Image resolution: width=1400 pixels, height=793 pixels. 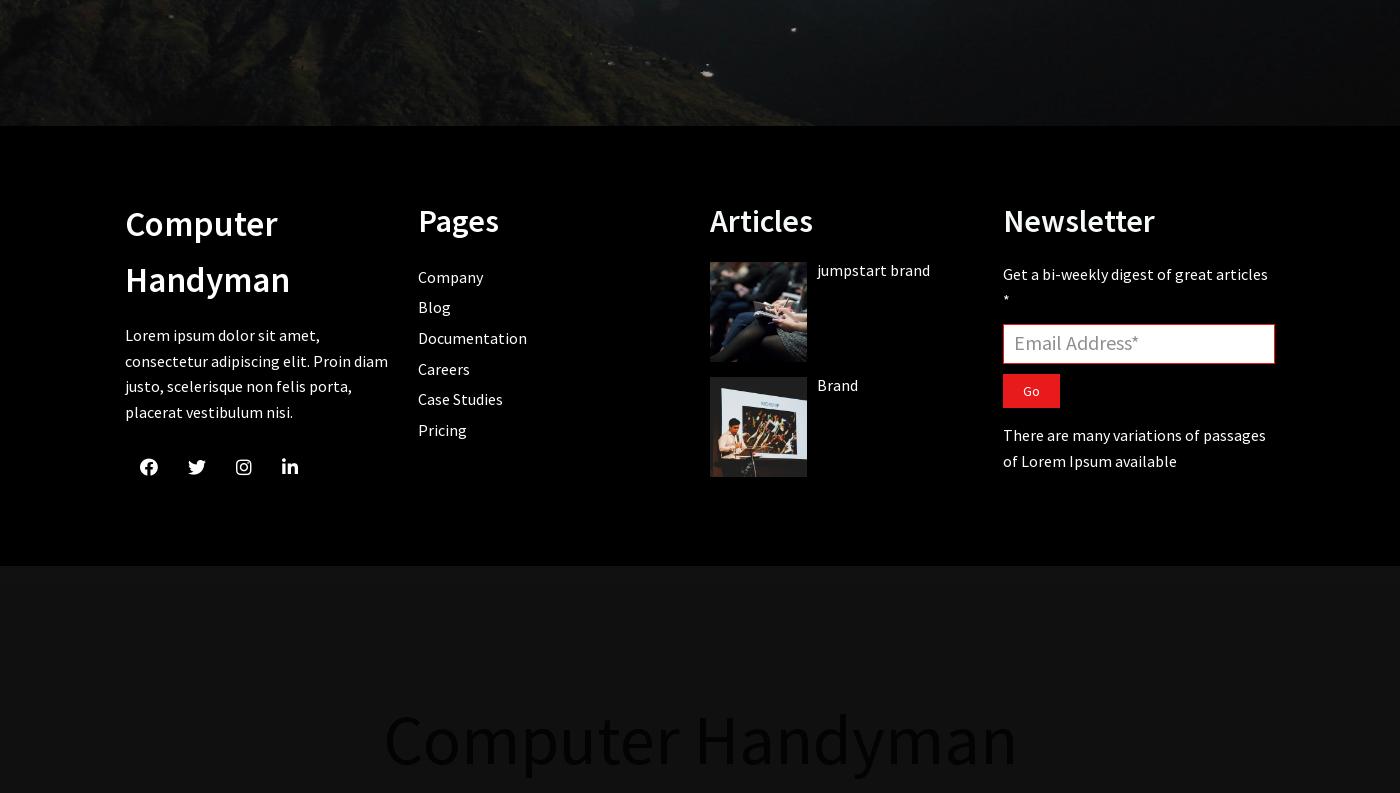 I want to click on 'Go', so click(x=1030, y=388).